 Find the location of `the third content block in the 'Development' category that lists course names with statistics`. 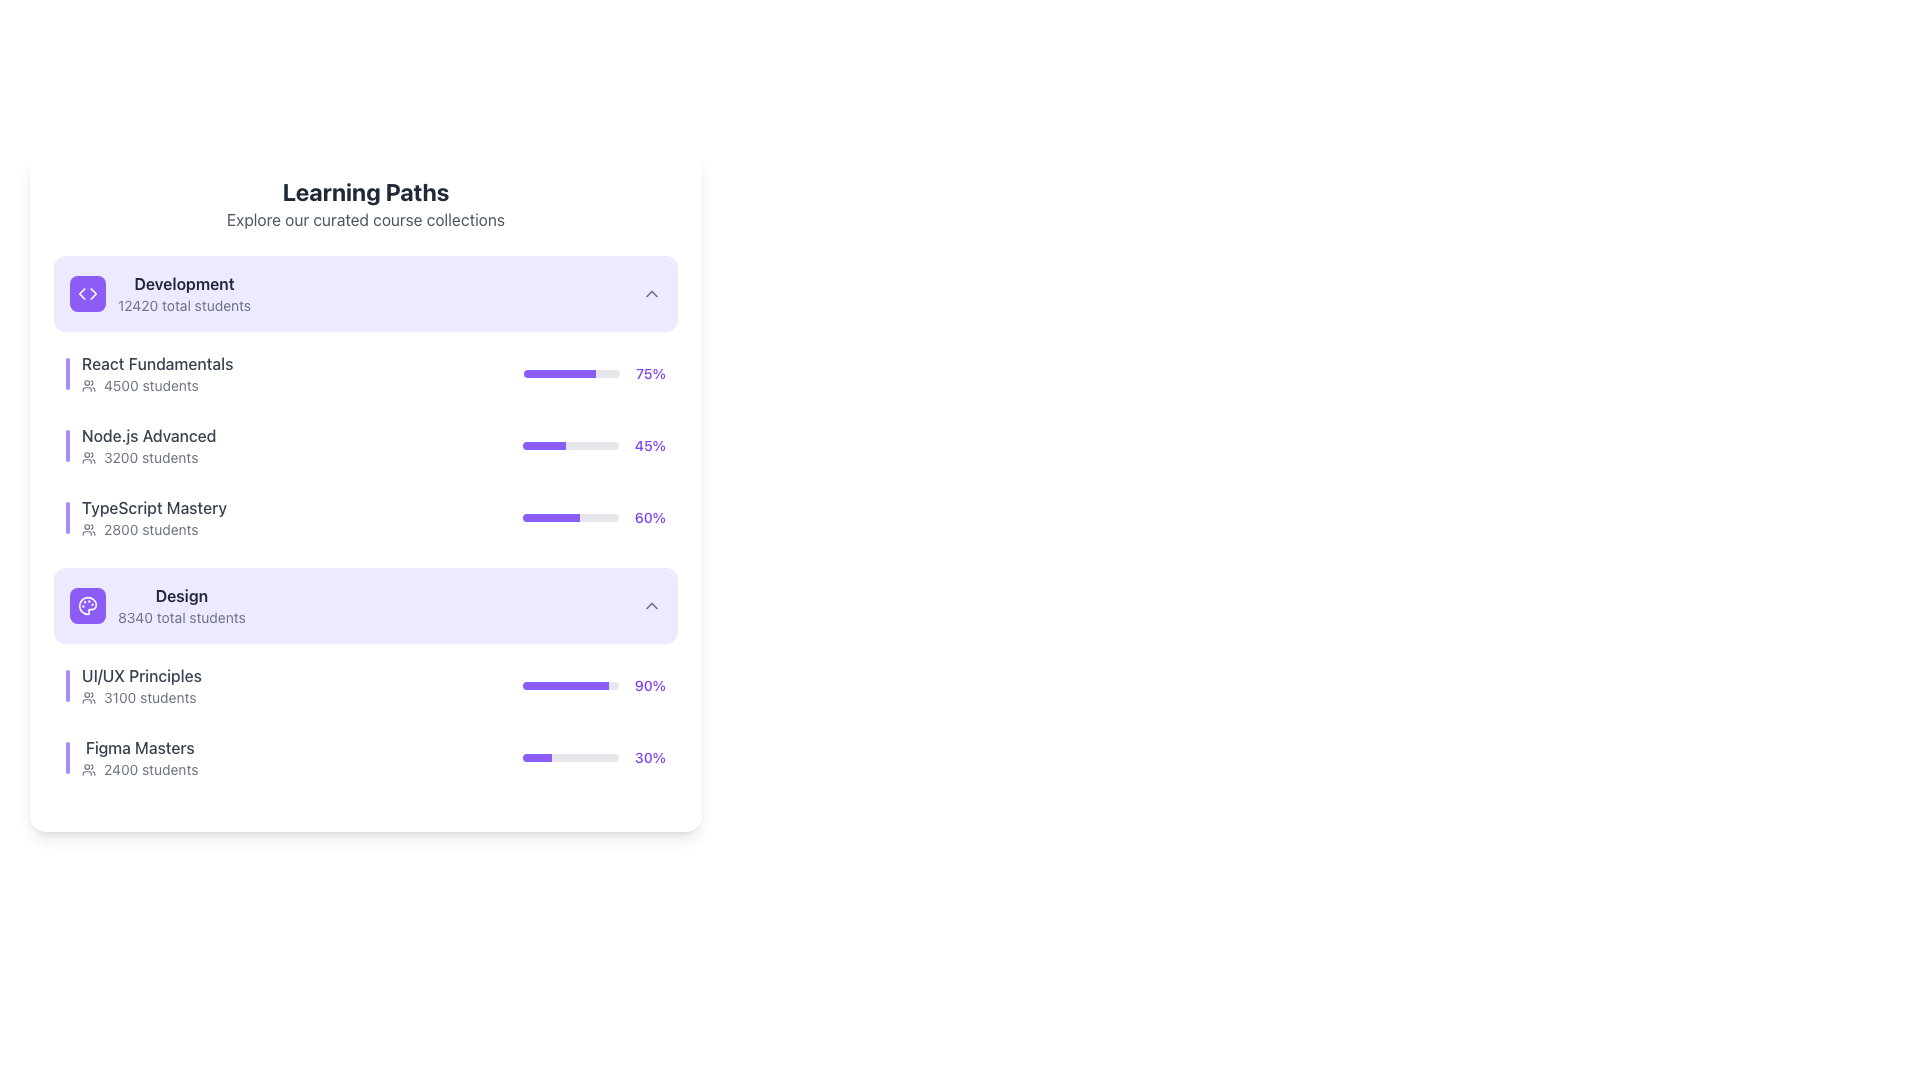

the third content block in the 'Development' category that lists course names with statistics is located at coordinates (365, 404).